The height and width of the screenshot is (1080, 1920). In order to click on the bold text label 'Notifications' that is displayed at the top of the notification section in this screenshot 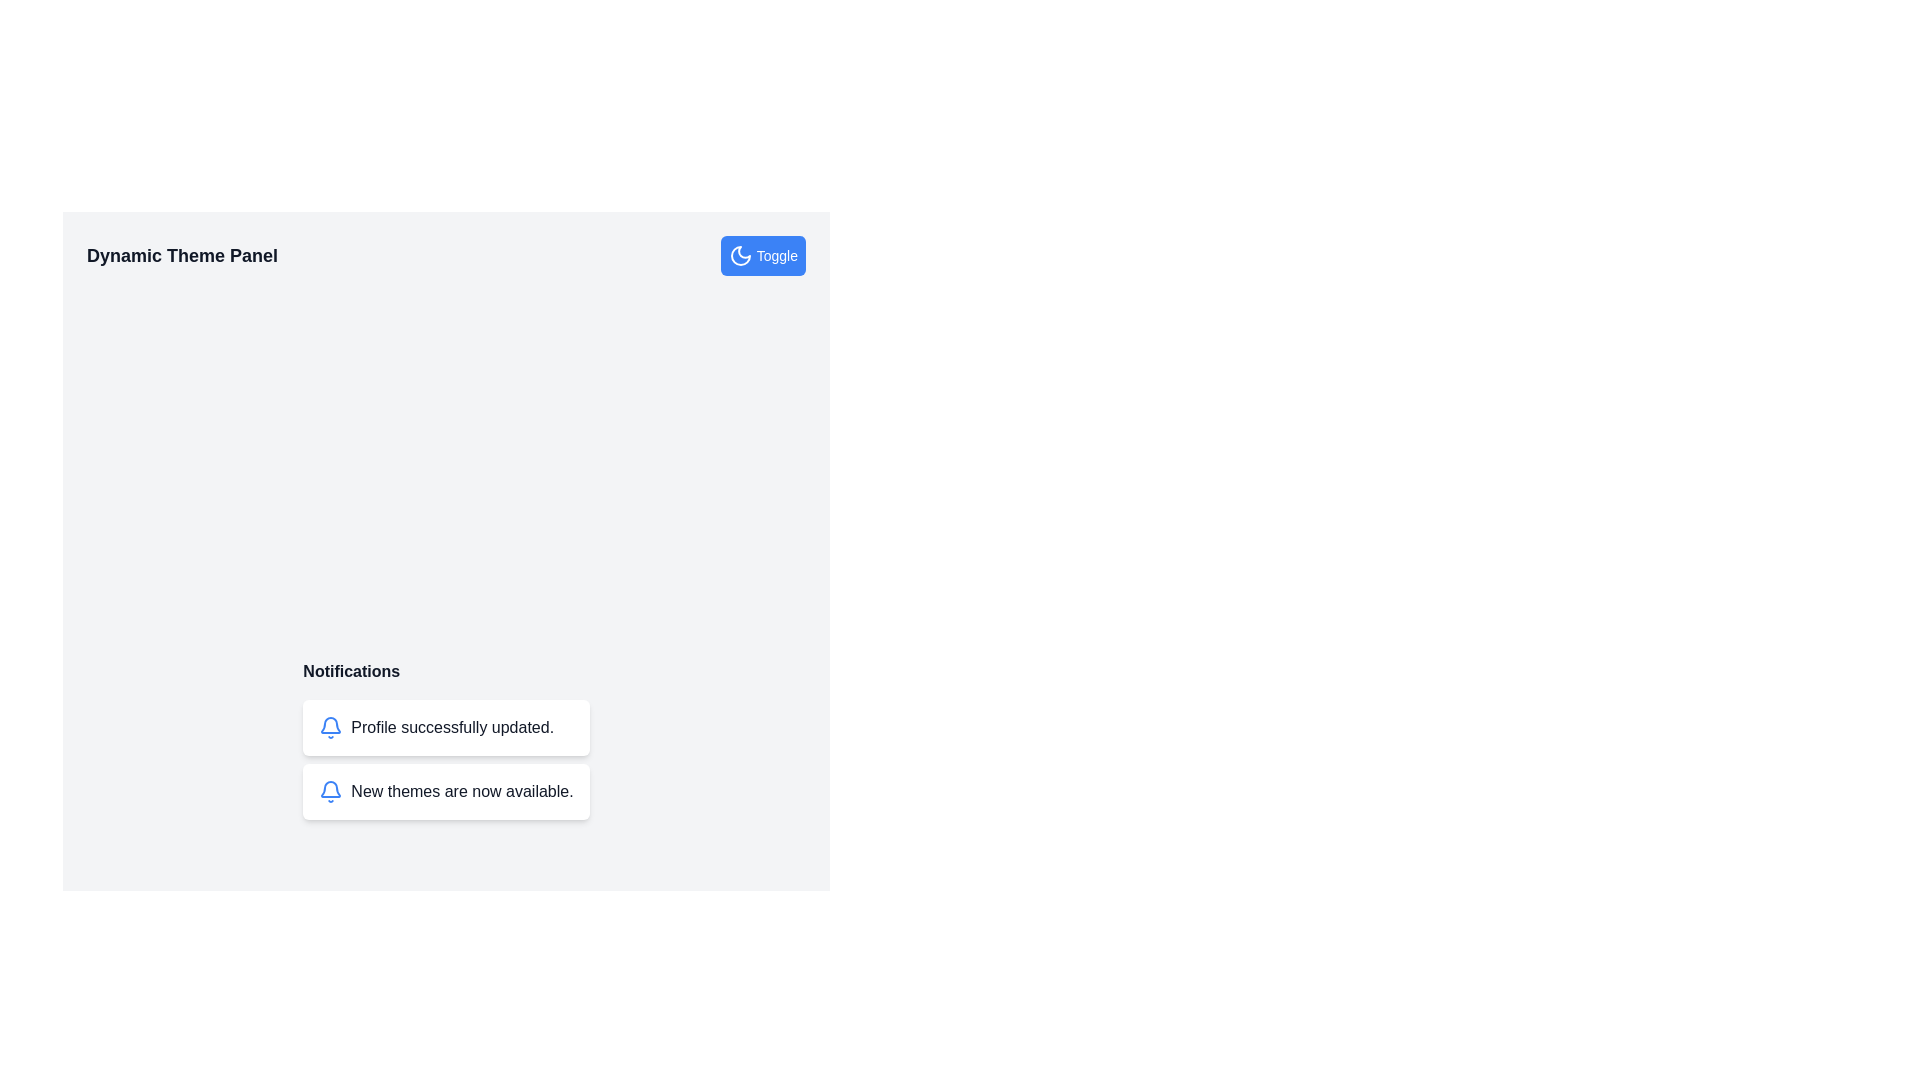, I will do `click(351, 671)`.